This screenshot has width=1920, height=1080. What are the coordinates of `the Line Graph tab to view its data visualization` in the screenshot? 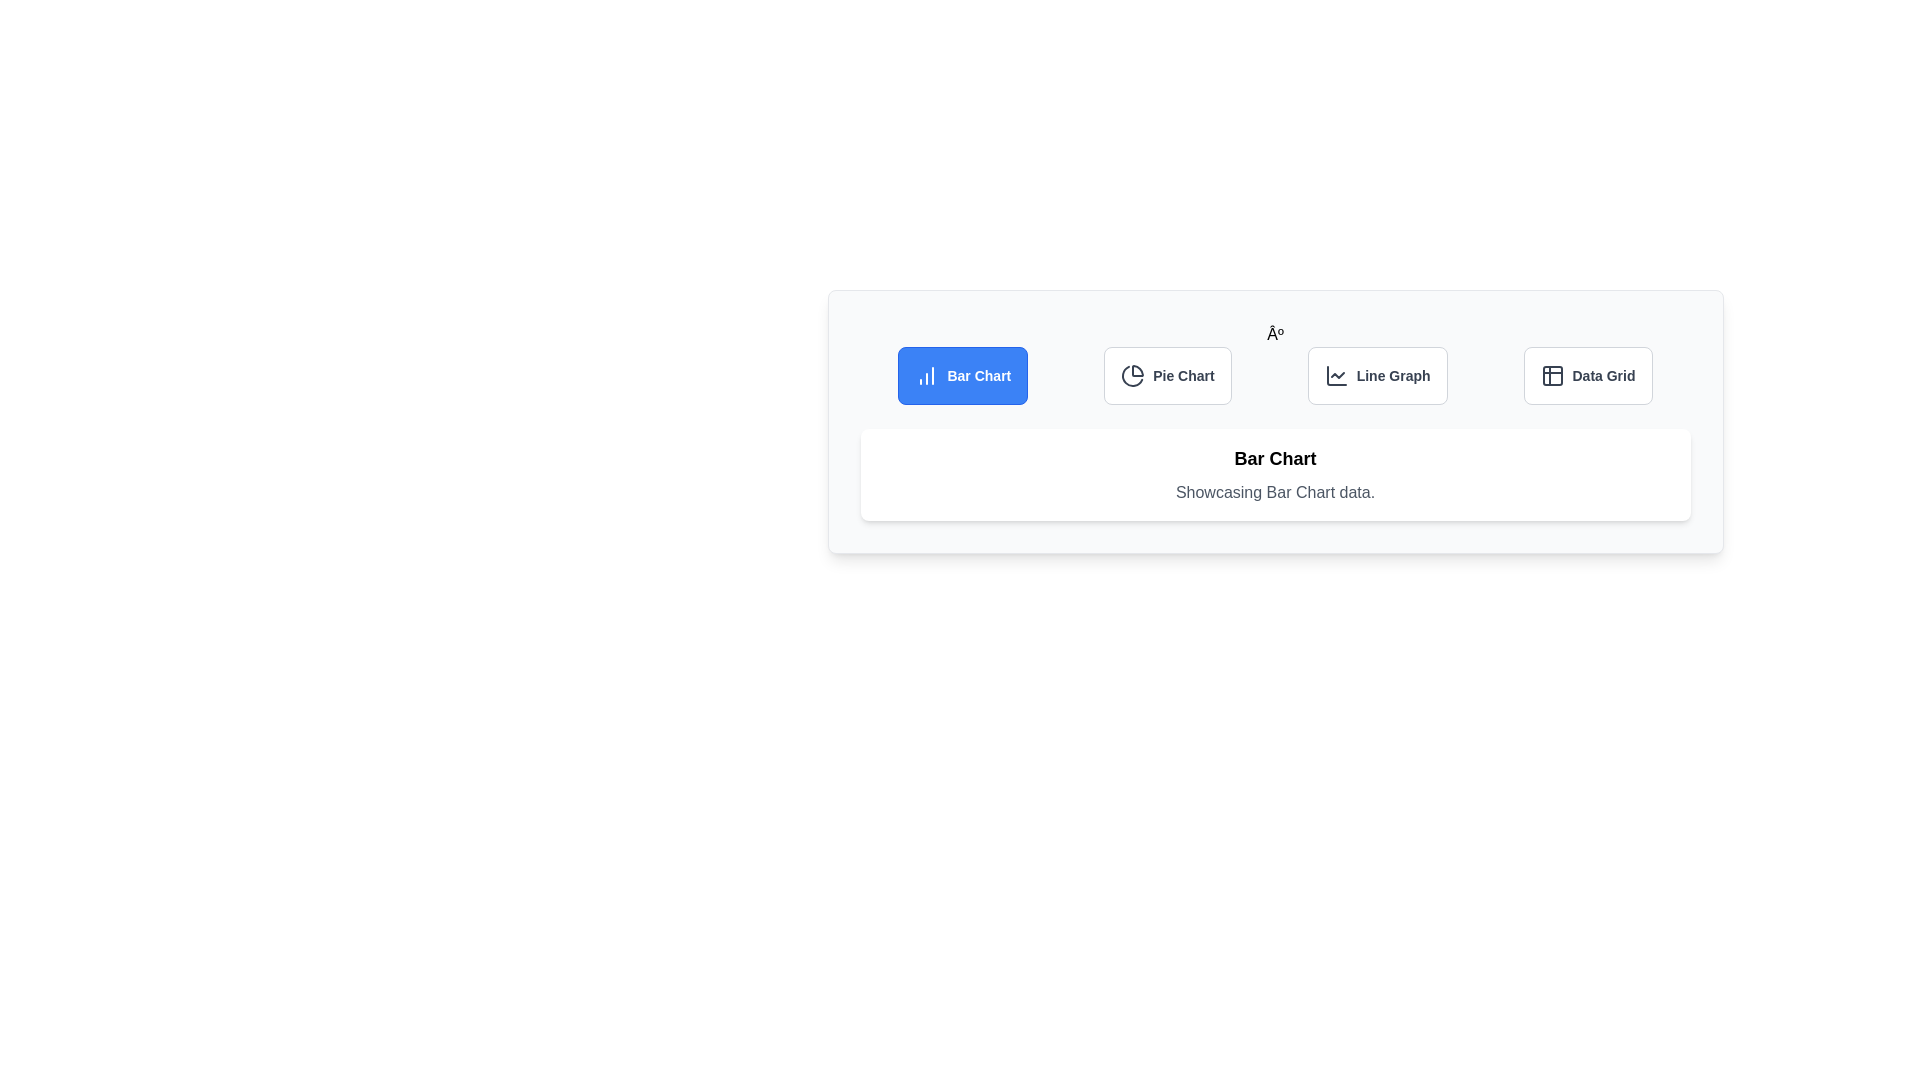 It's located at (1376, 375).